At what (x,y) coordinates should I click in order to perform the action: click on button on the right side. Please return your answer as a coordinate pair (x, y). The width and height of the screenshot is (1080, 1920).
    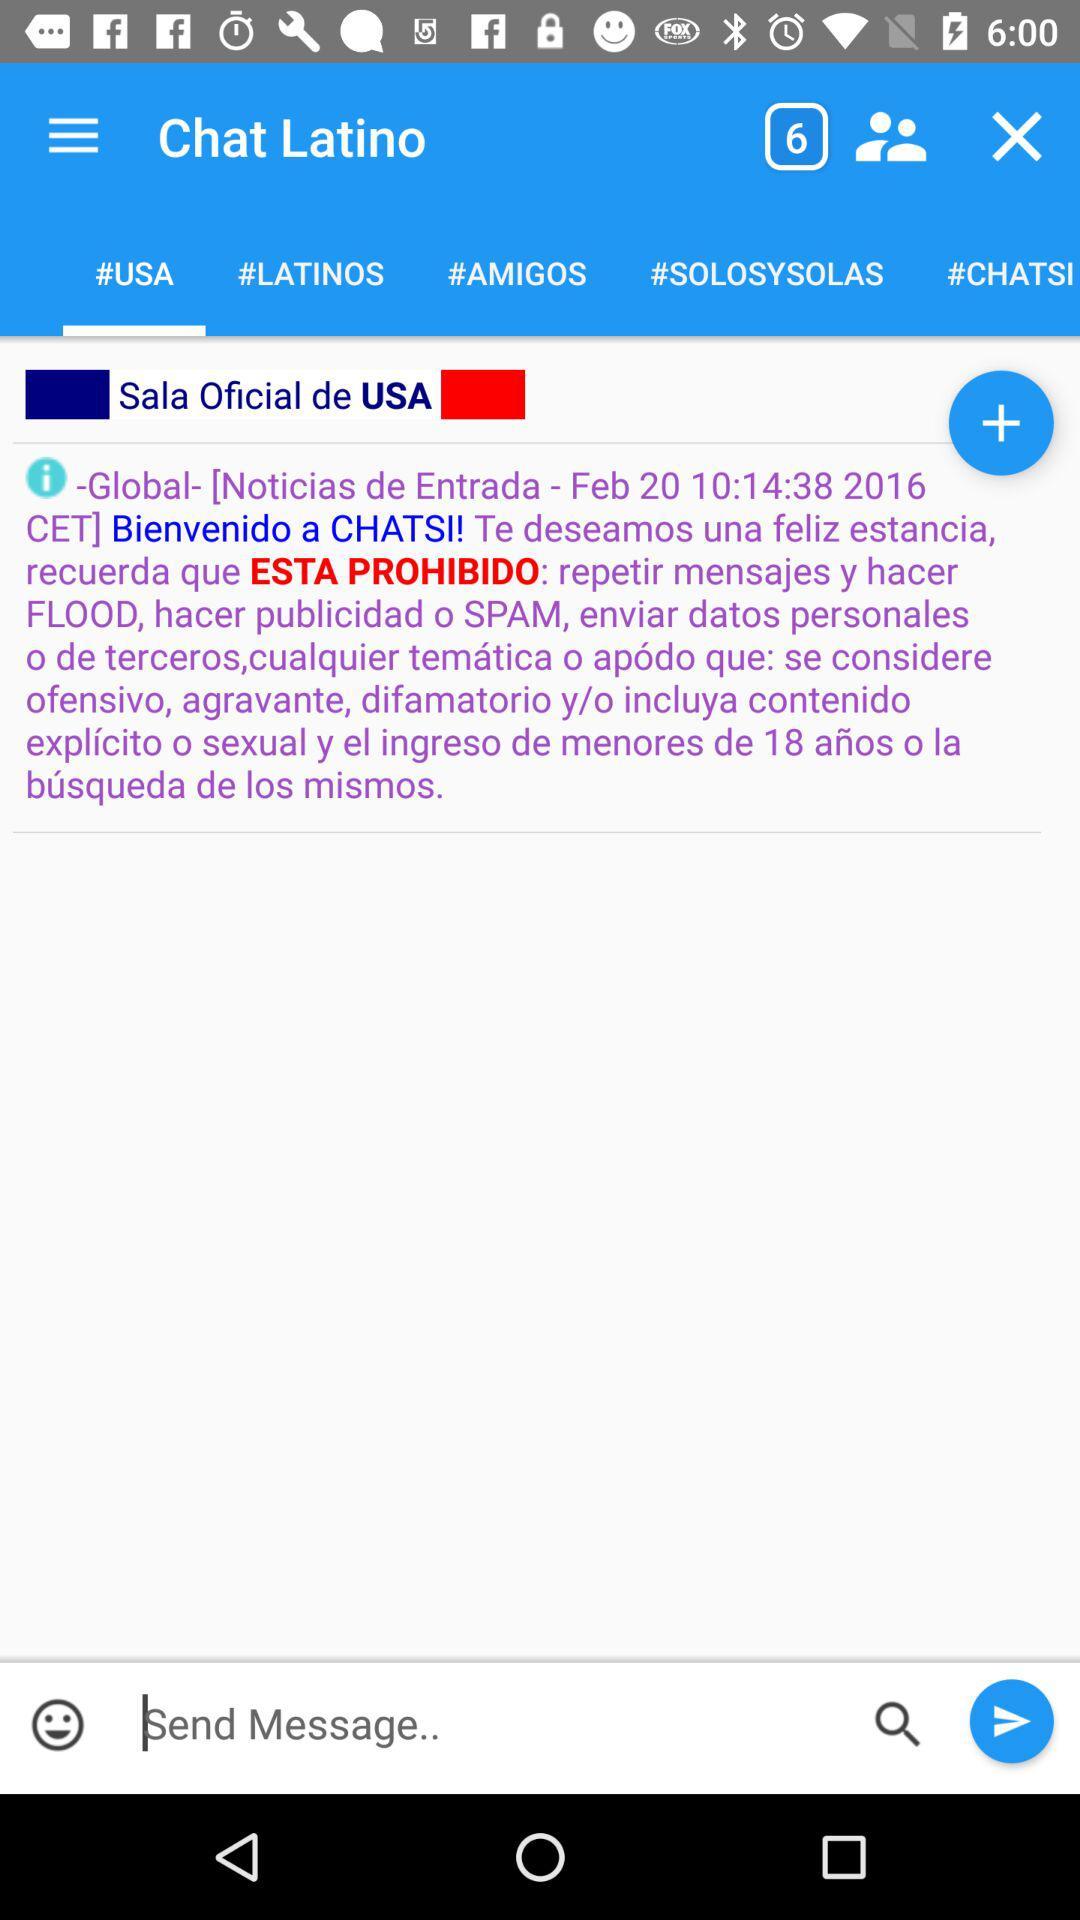
    Looking at the image, I should click on (1001, 422).